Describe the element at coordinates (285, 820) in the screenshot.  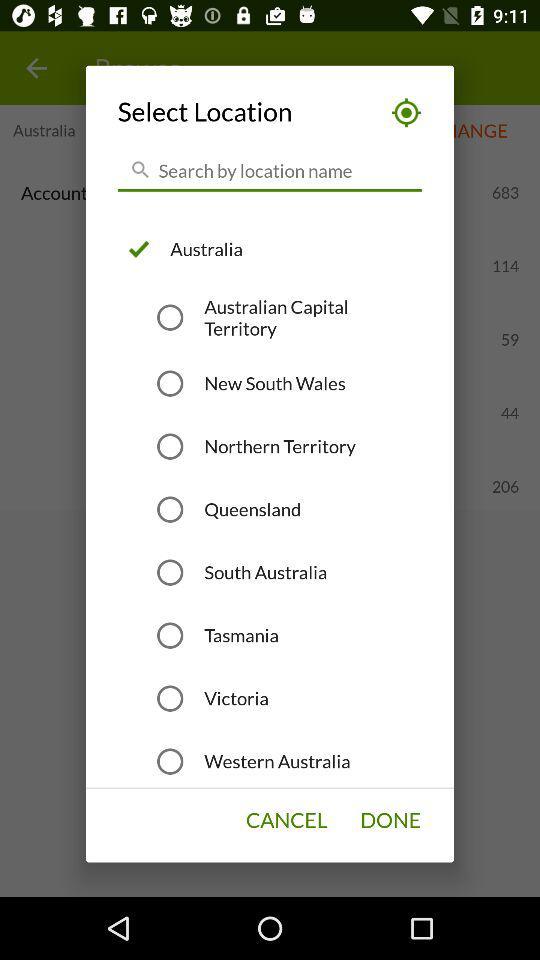
I see `the cancel item` at that location.